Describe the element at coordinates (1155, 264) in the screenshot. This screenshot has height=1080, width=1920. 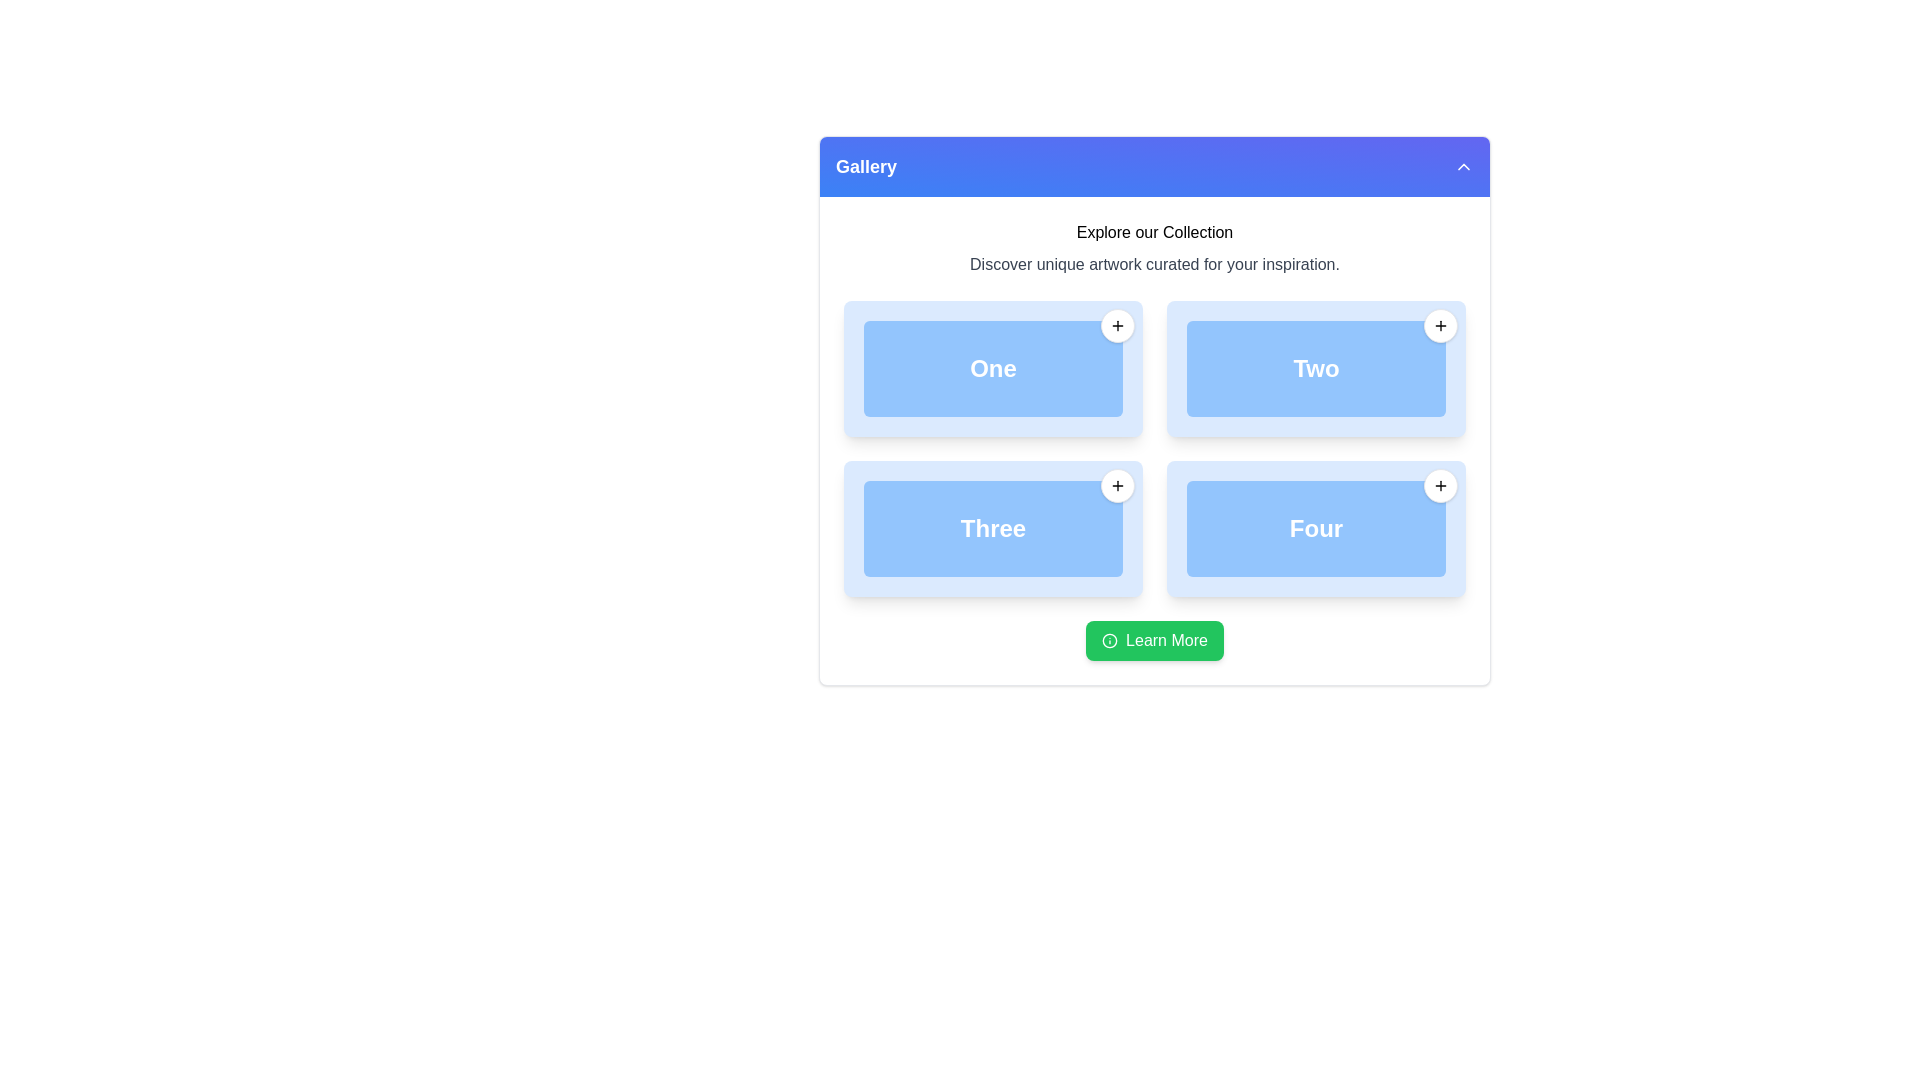
I see `the text element that reads 'Discover unique artwork curated for your inspiration.', which is styled in gray and positioned below the heading 'Explore our Collection'` at that location.